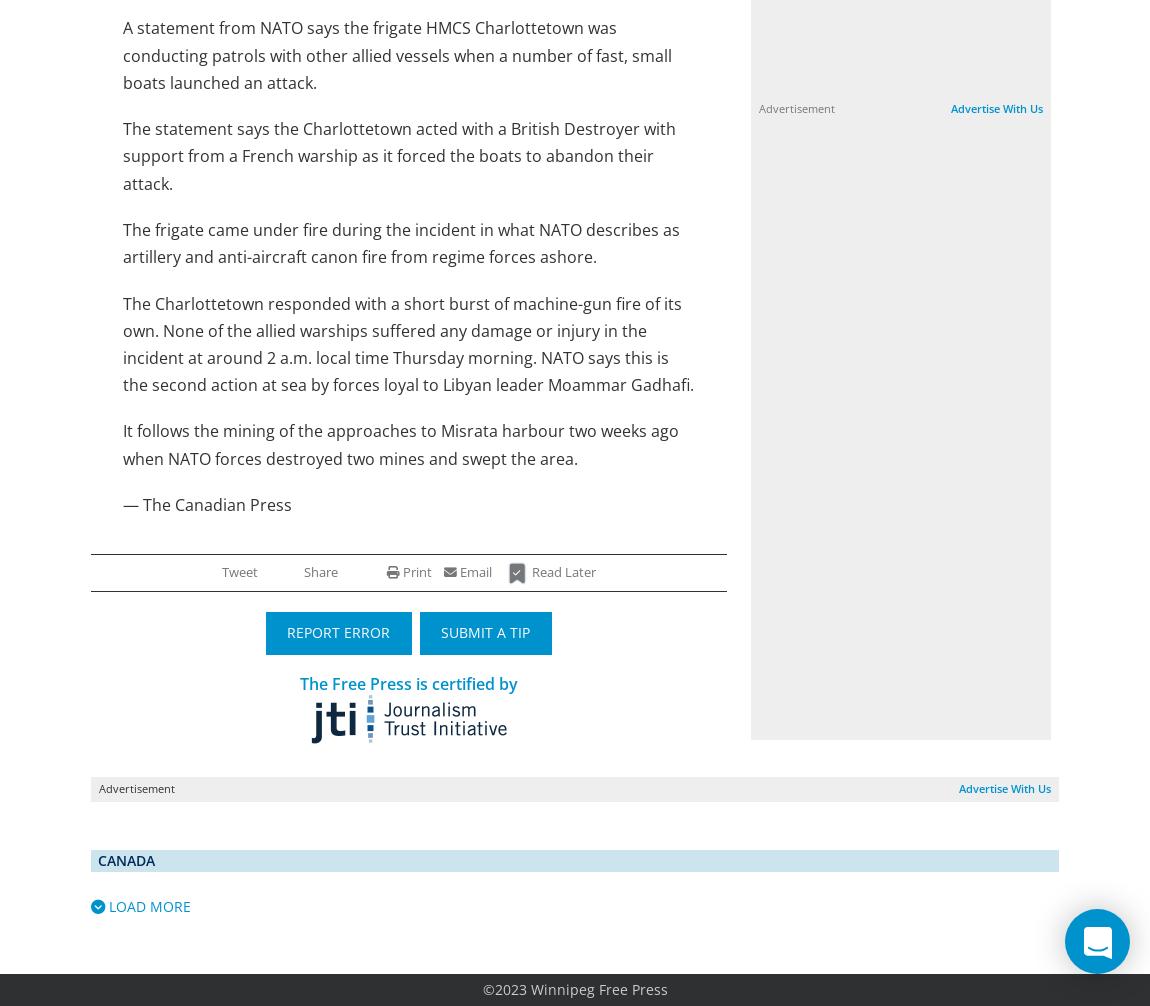 The height and width of the screenshot is (1006, 1150). What do you see at coordinates (220, 572) in the screenshot?
I see `'Tweet'` at bounding box center [220, 572].